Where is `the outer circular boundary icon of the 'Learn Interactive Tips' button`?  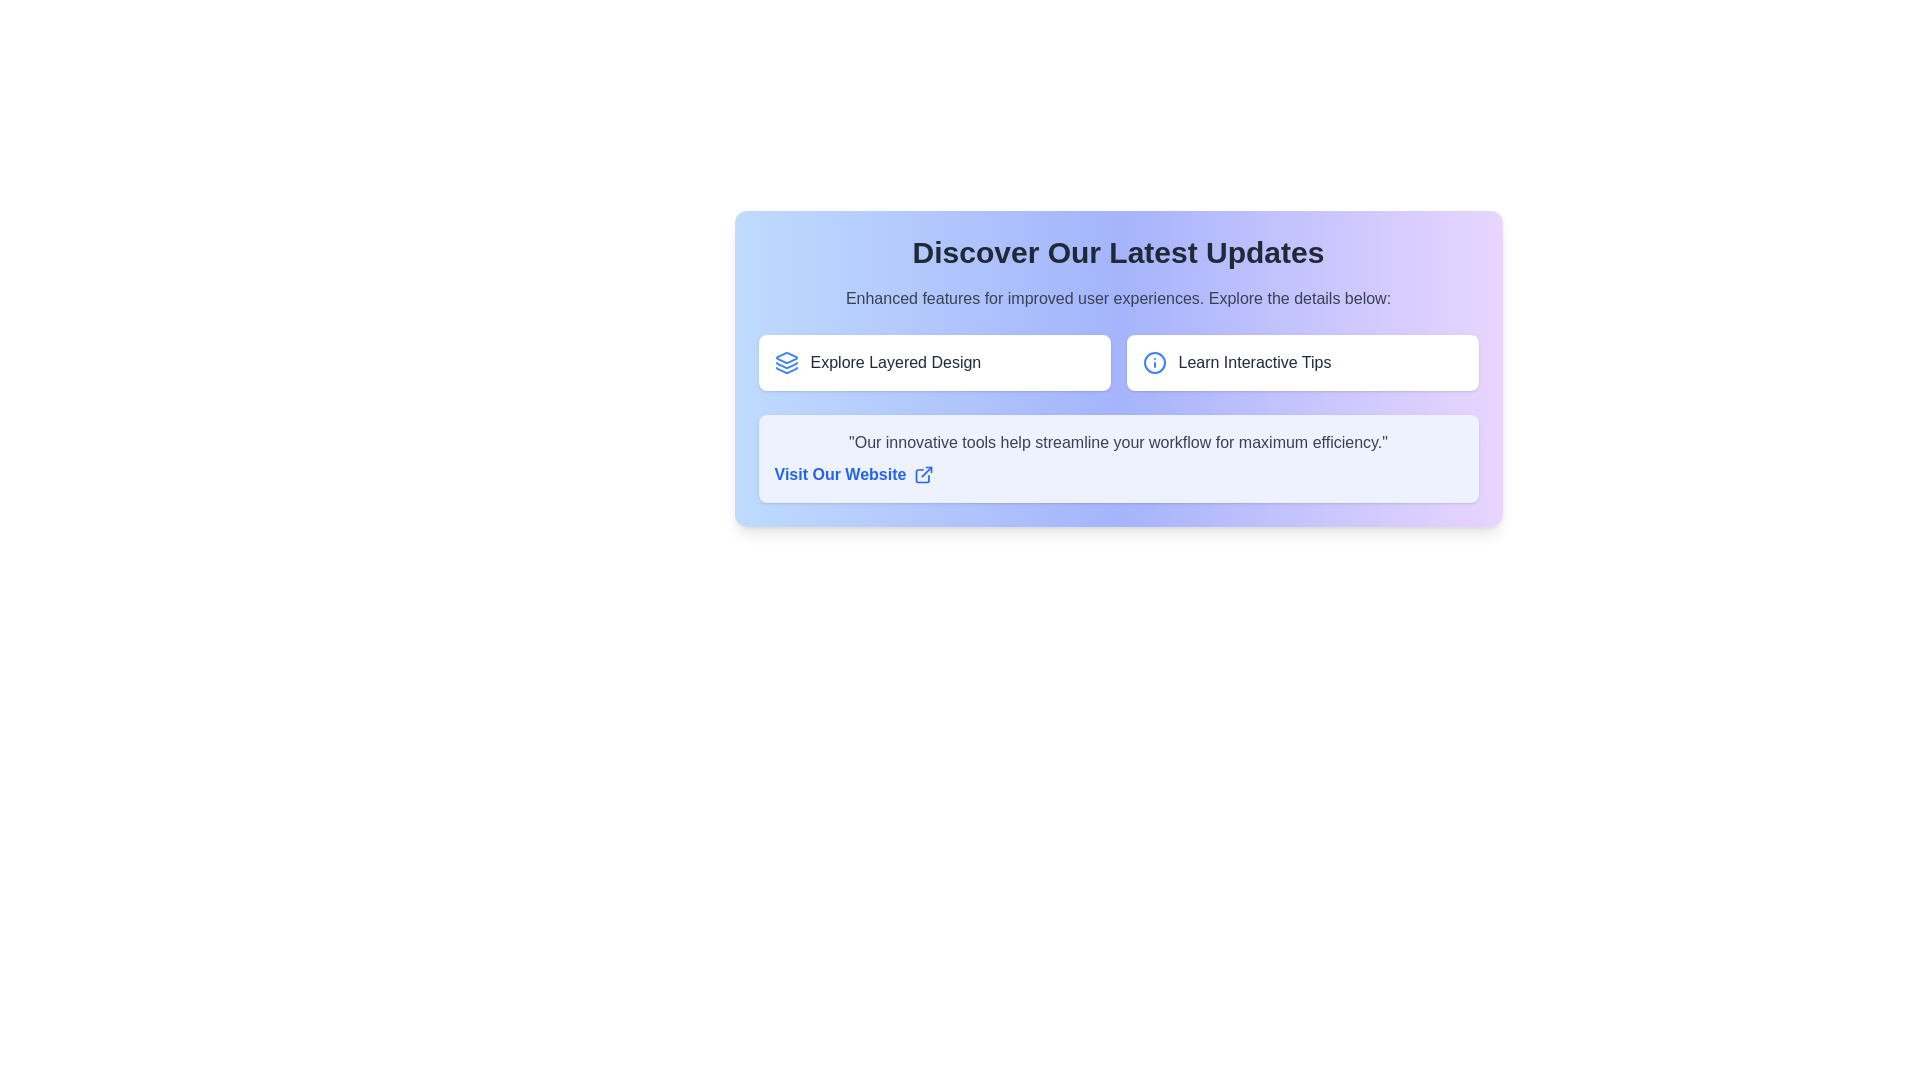
the outer circular boundary icon of the 'Learn Interactive Tips' button is located at coordinates (1154, 362).